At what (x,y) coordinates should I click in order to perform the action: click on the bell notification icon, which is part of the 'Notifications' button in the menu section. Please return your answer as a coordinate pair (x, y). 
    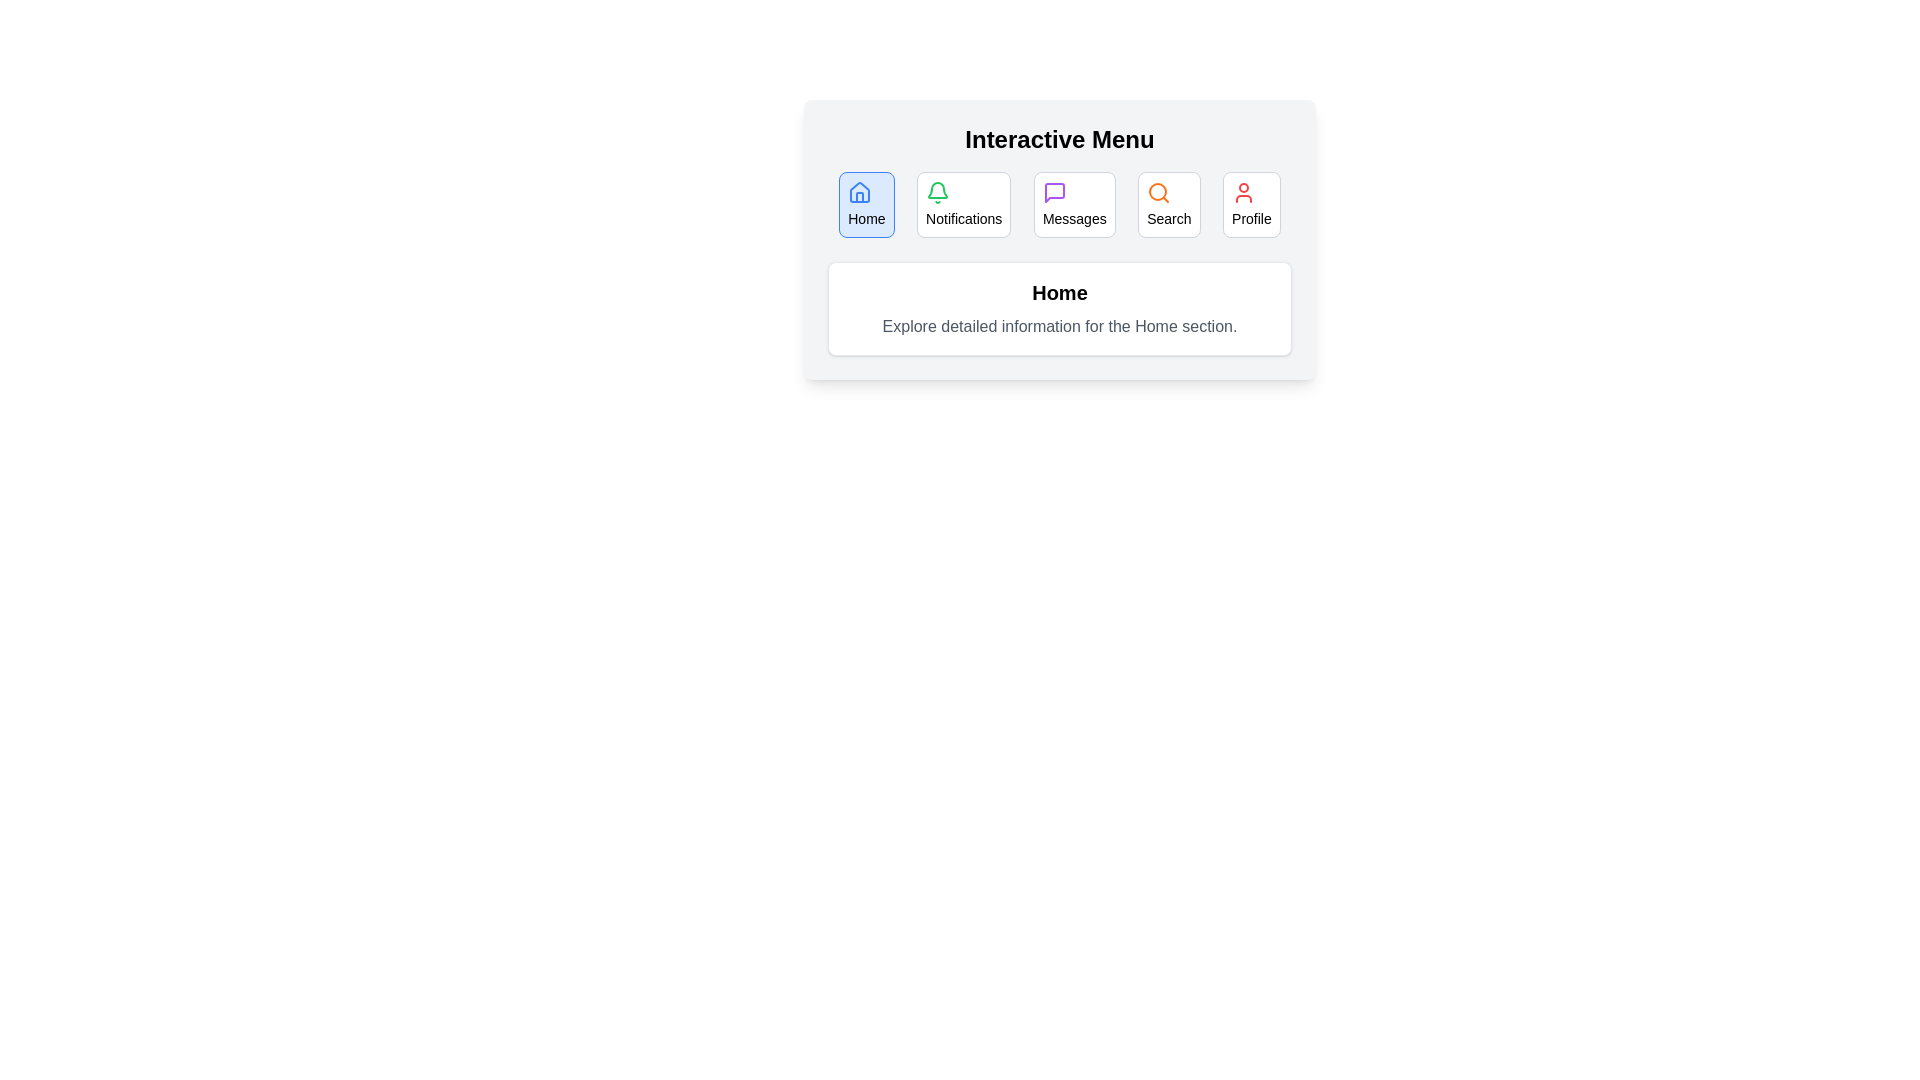
    Looking at the image, I should click on (937, 190).